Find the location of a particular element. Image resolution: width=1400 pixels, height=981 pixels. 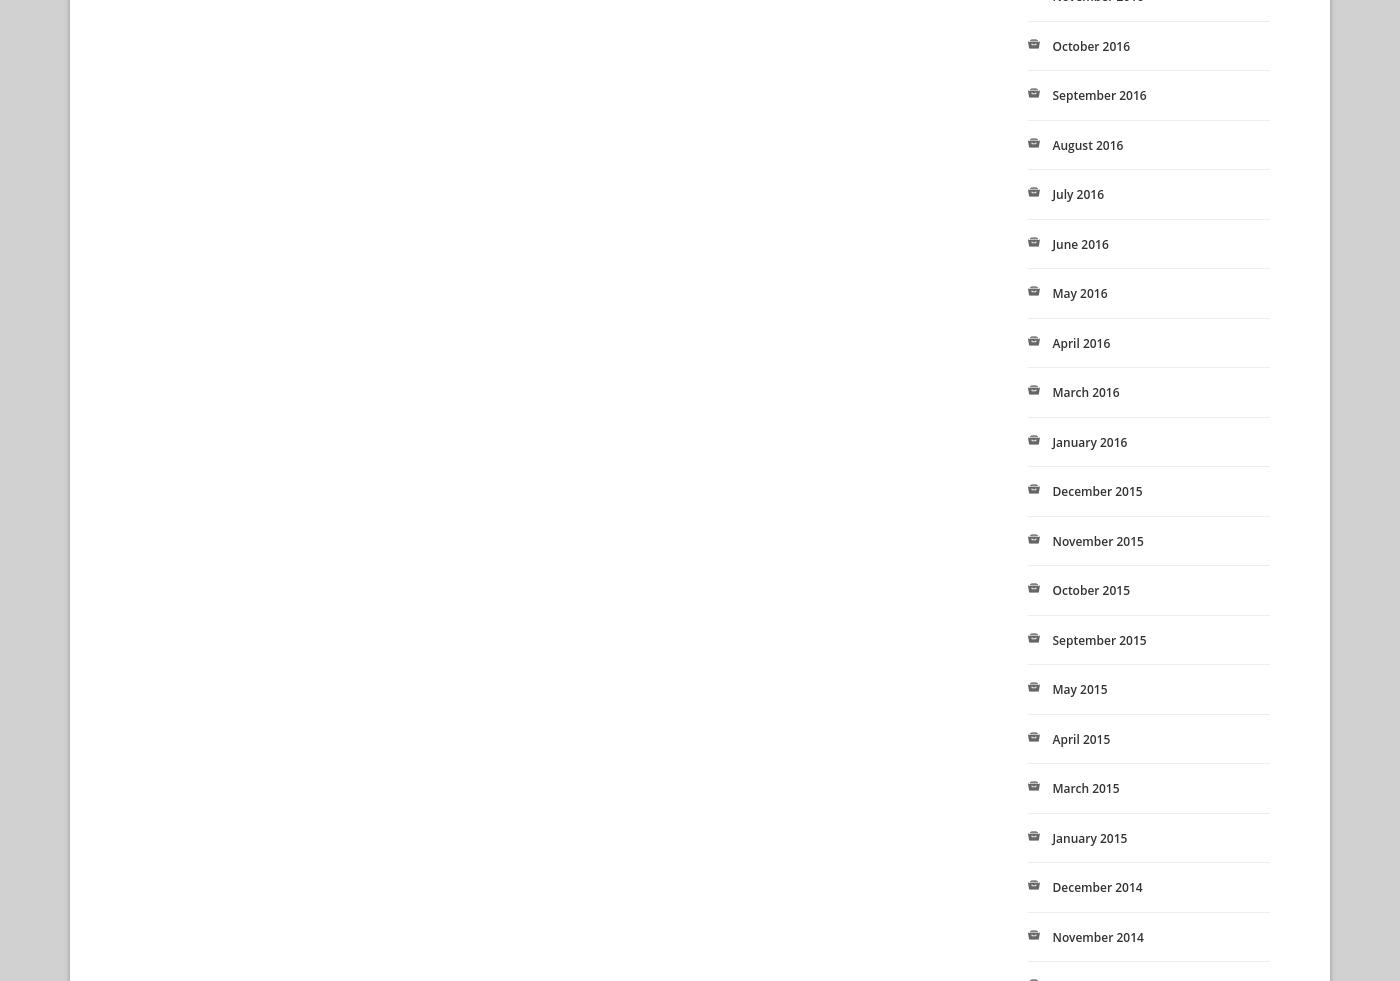

'November 2015' is located at coordinates (1097, 540).